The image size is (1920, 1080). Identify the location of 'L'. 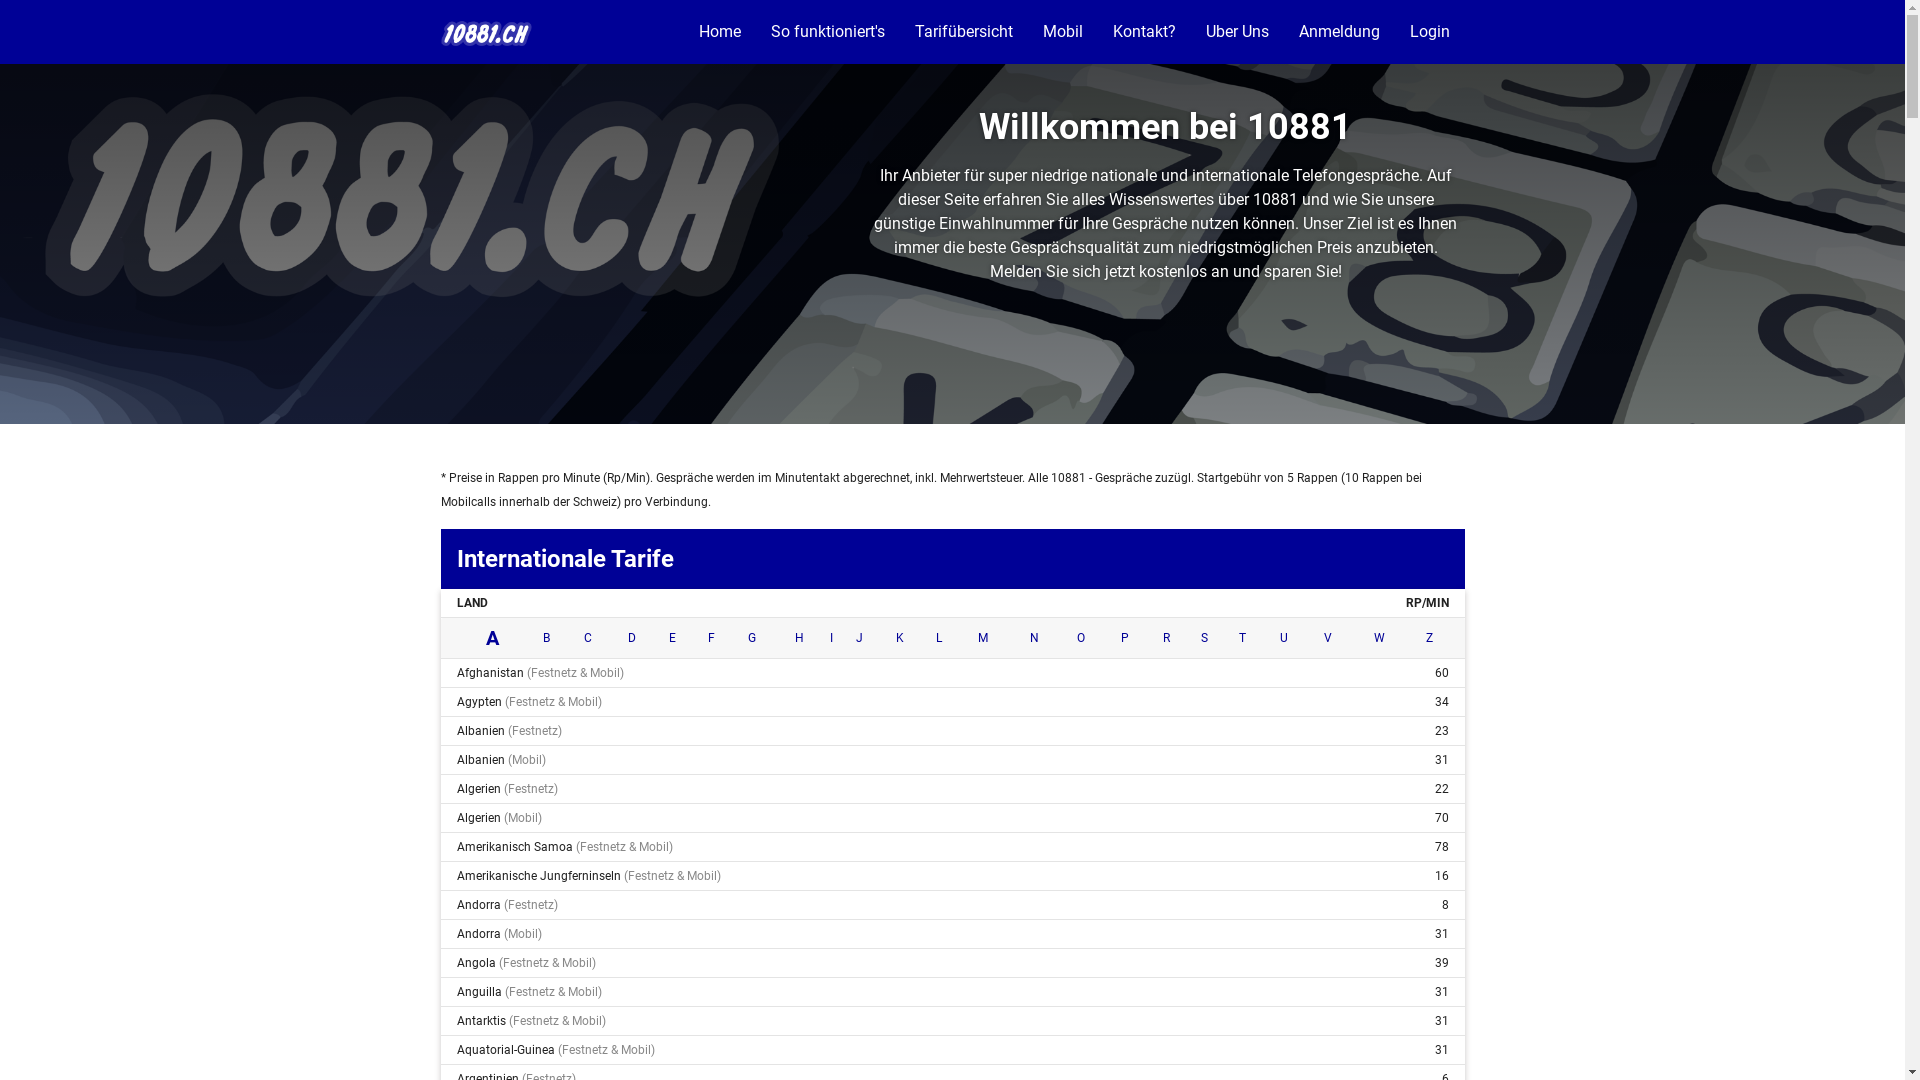
(938, 637).